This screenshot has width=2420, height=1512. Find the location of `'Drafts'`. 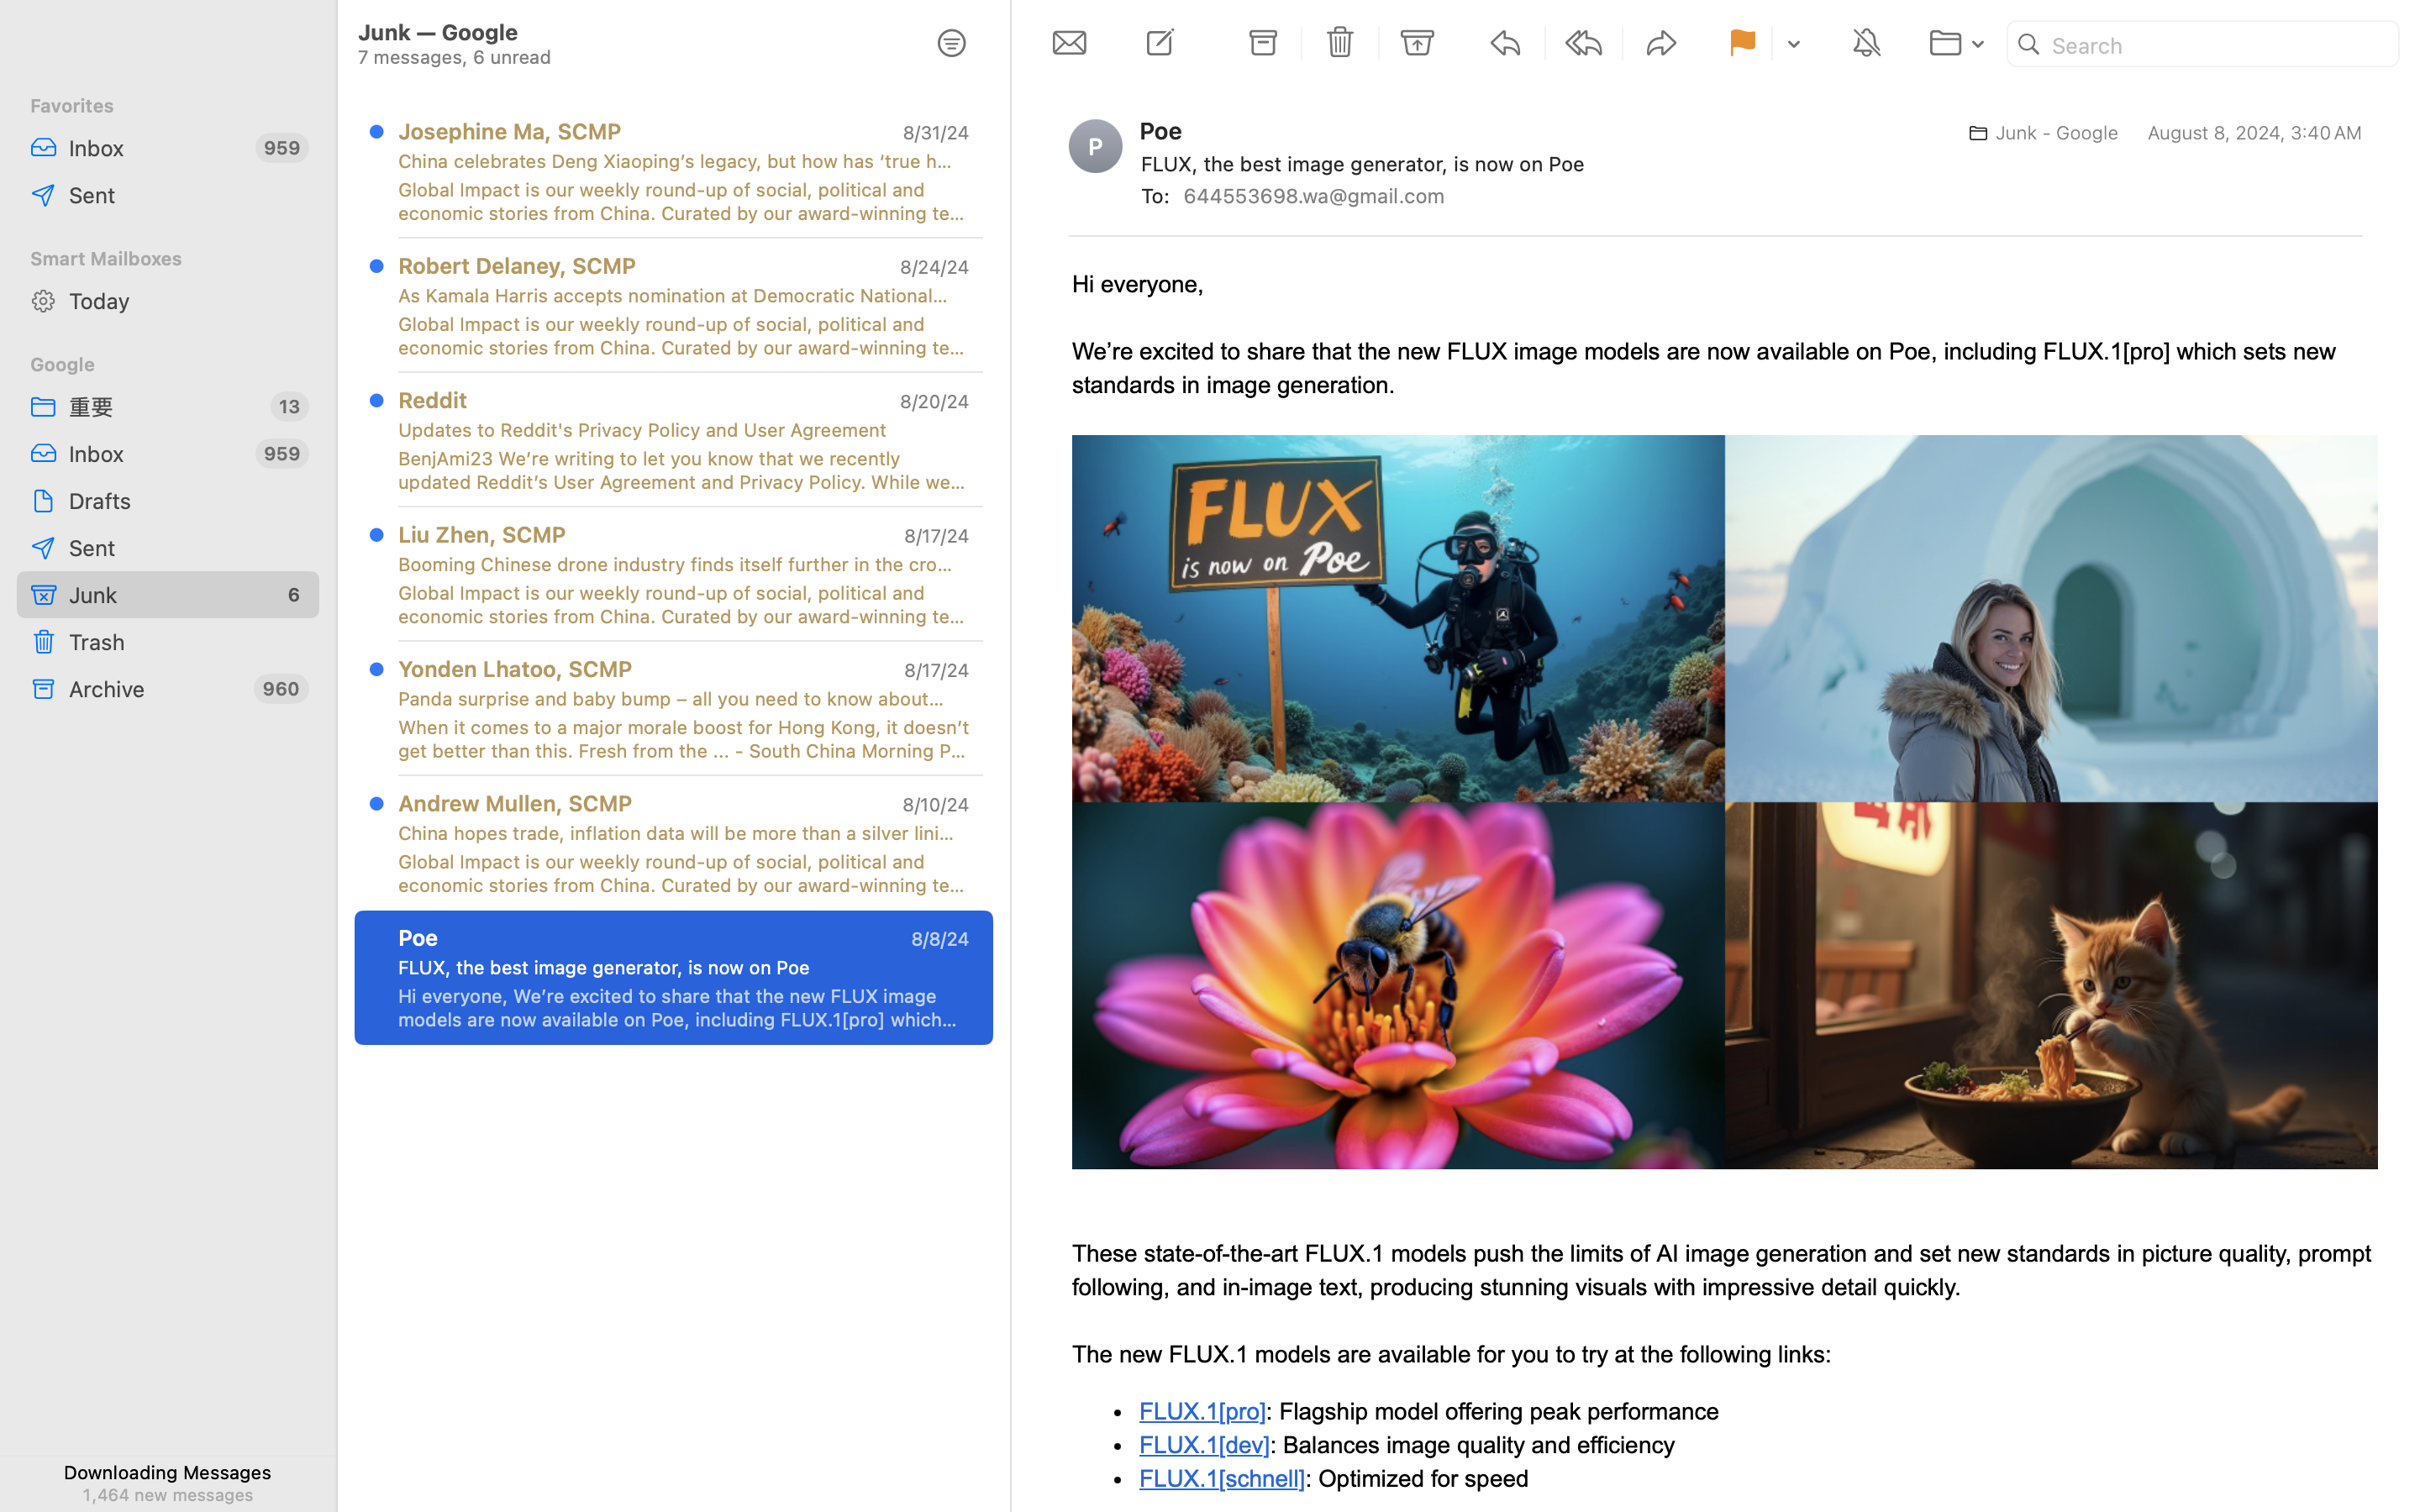

'Drafts' is located at coordinates (187, 499).